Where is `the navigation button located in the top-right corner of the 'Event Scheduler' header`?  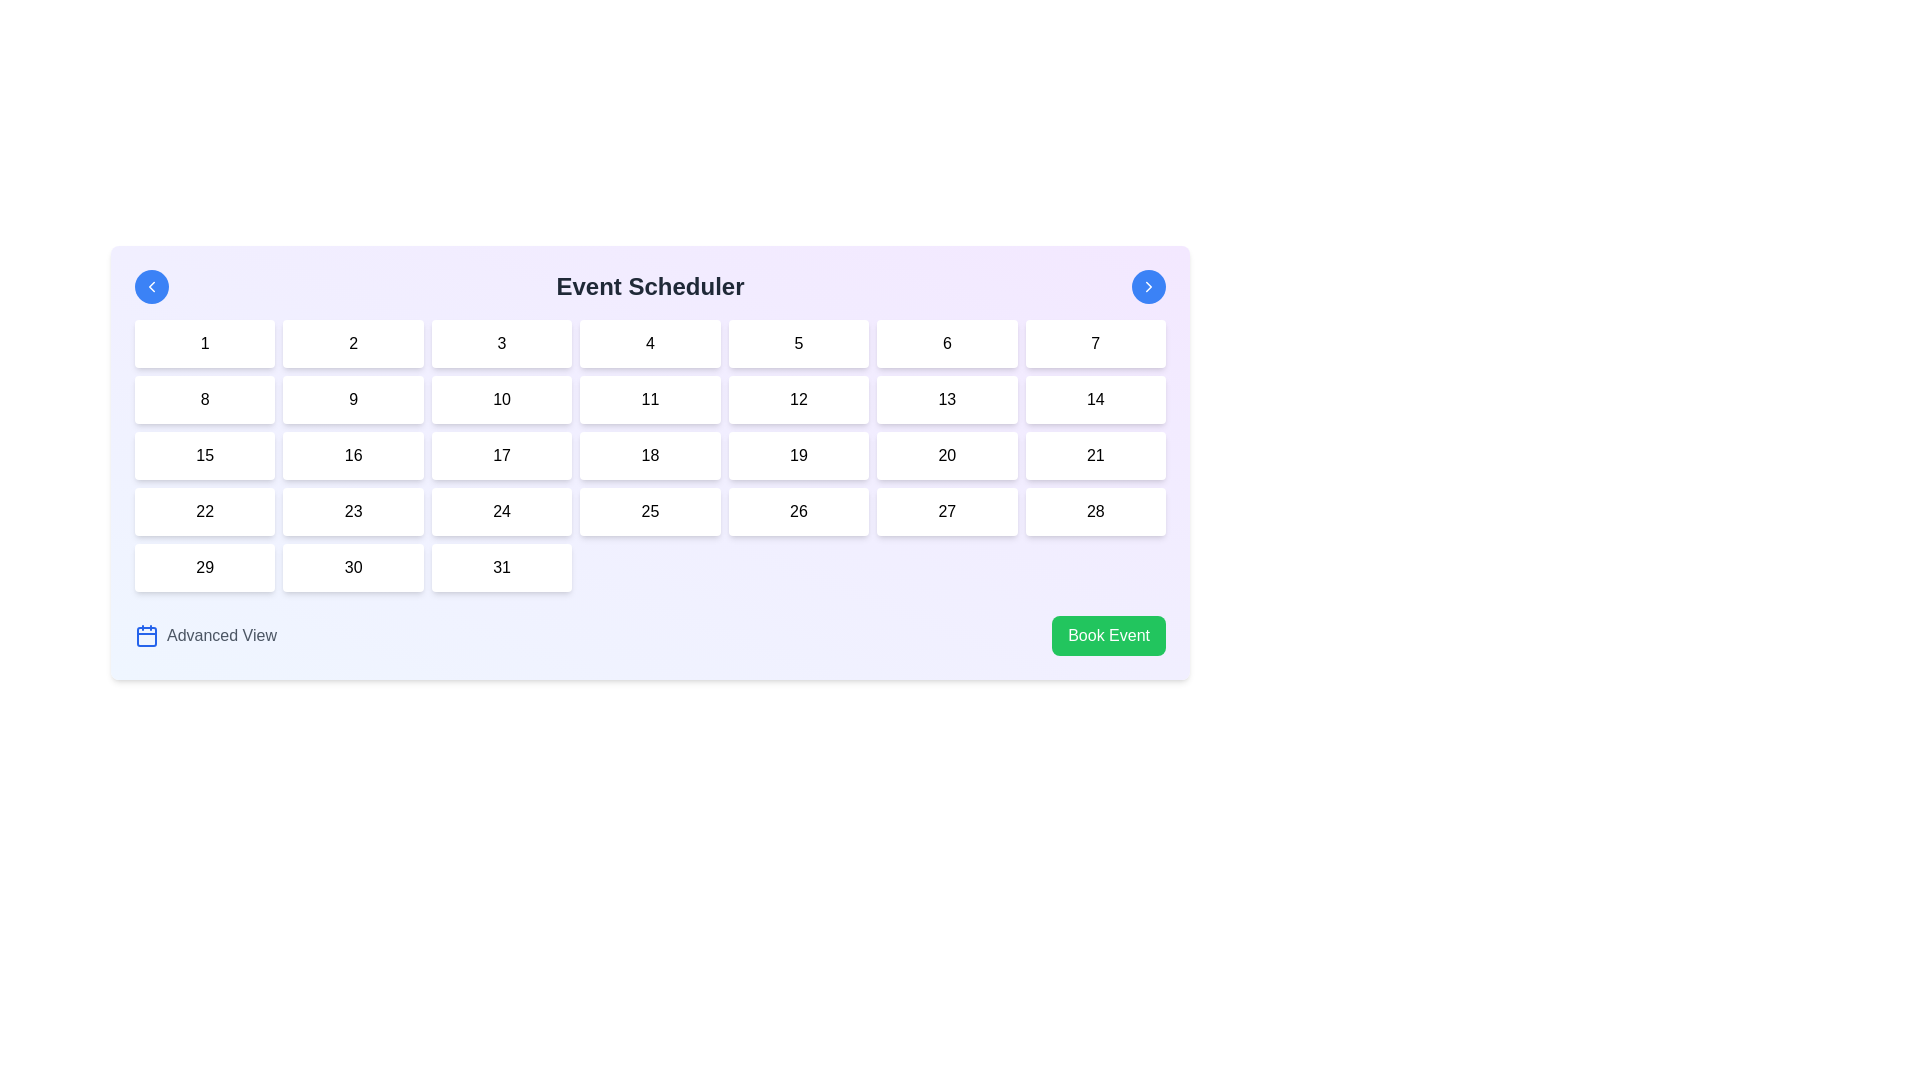 the navigation button located in the top-right corner of the 'Event Scheduler' header is located at coordinates (1148, 286).